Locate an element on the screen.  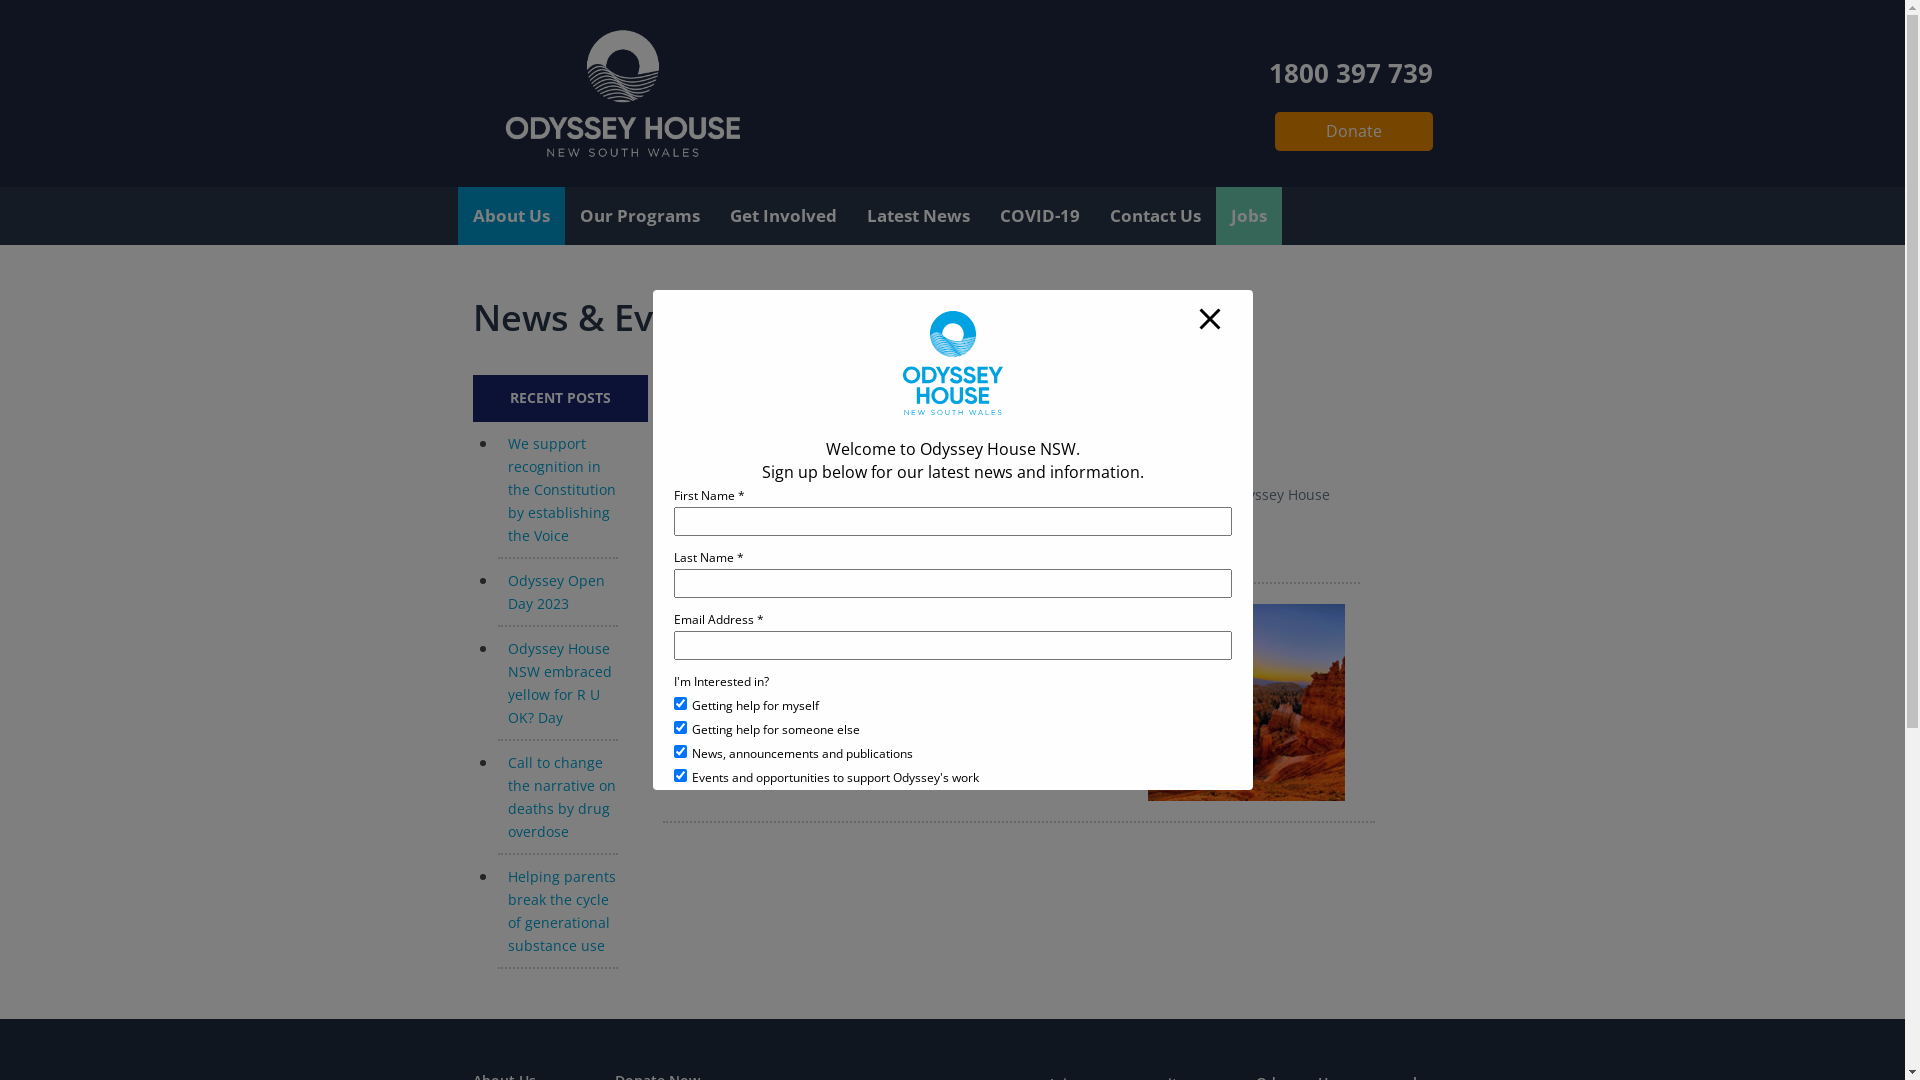
'Our Programs' is located at coordinates (637, 216).